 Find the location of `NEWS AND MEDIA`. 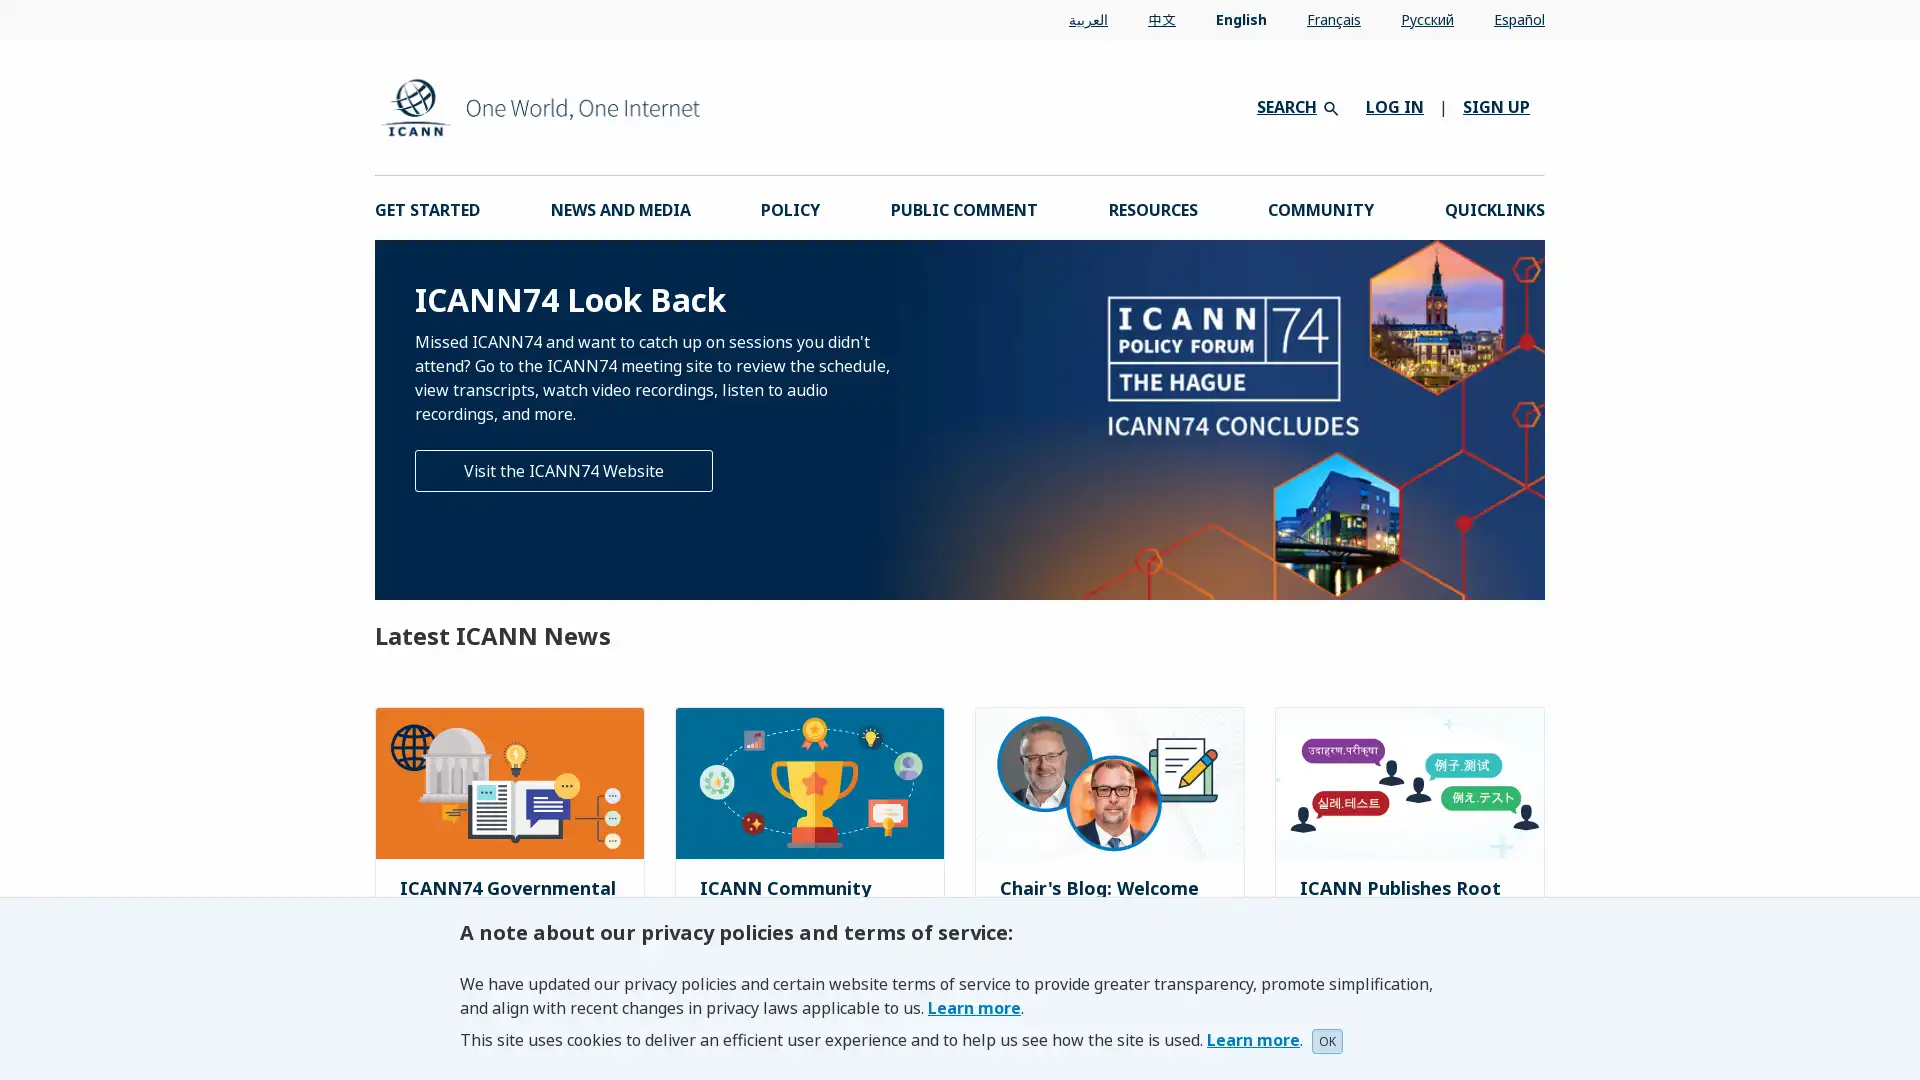

NEWS AND MEDIA is located at coordinates (618, 208).